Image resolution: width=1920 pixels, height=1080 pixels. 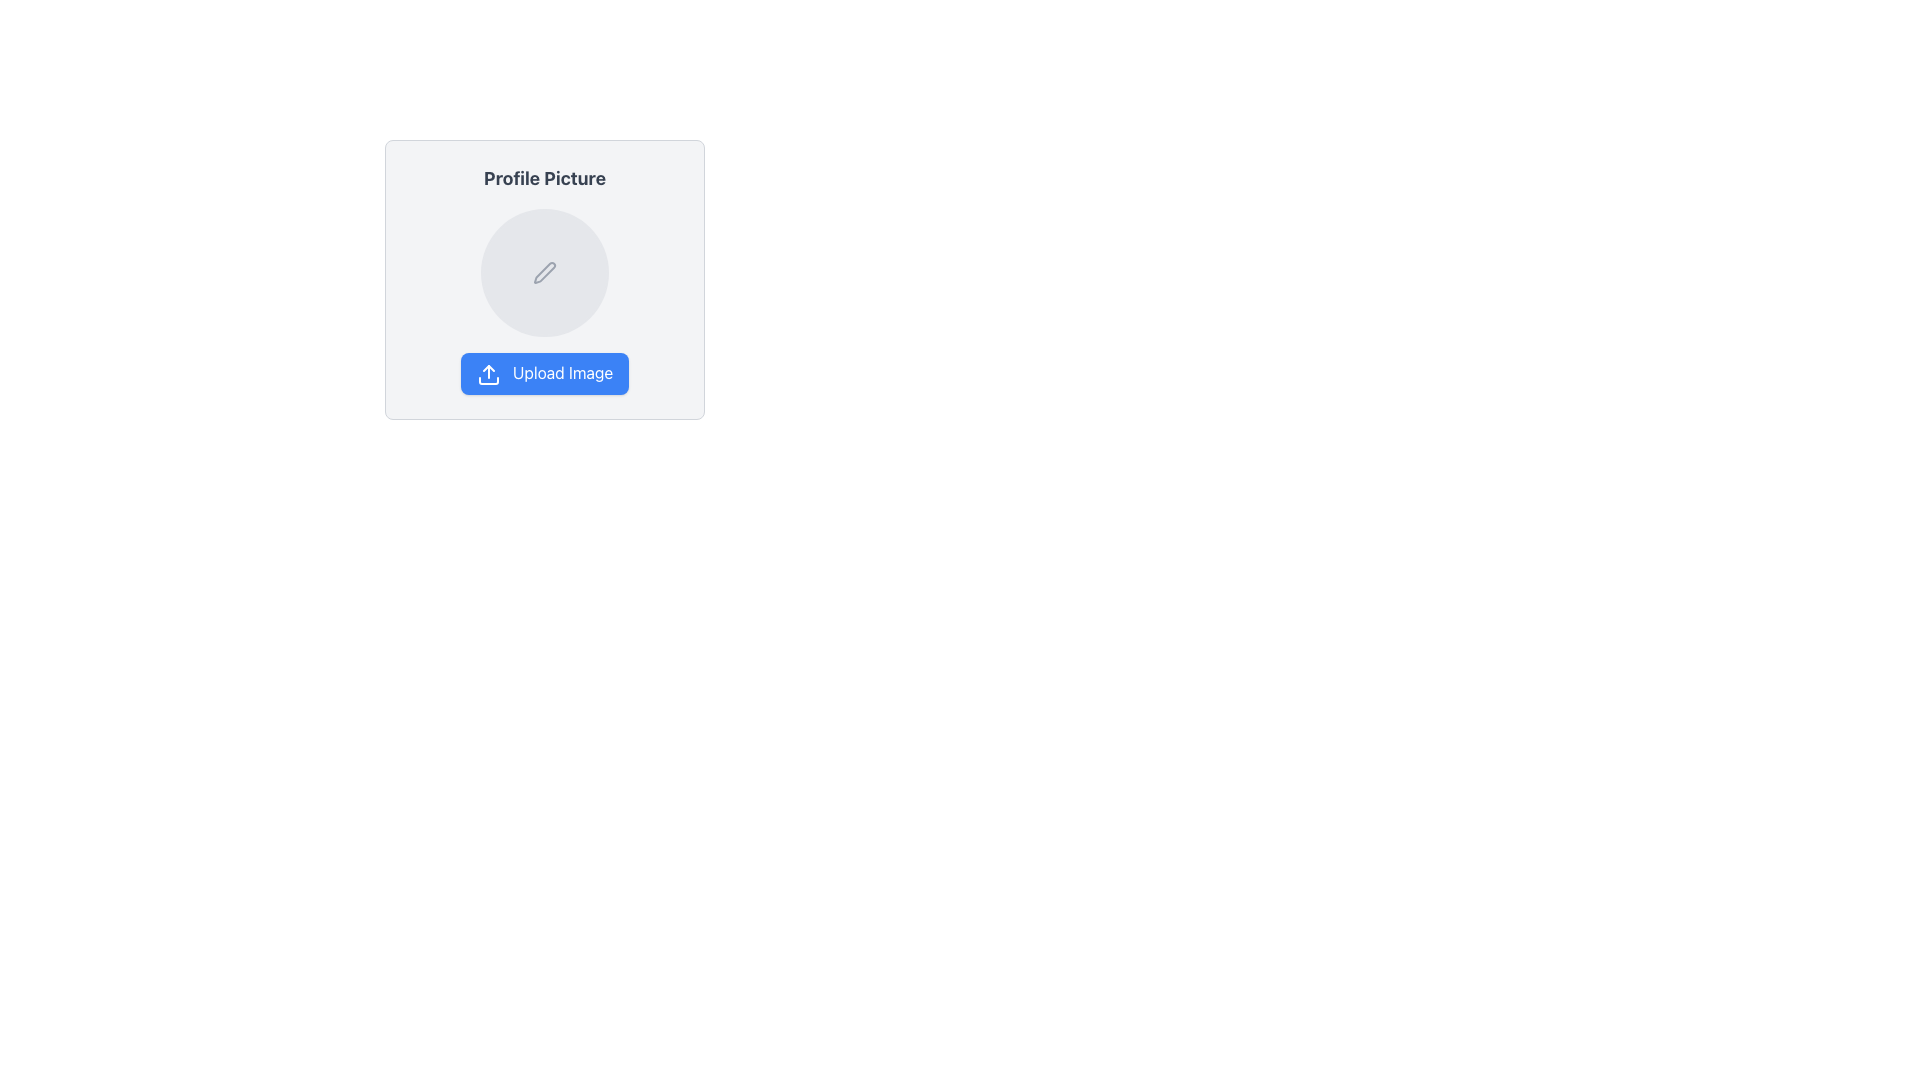 I want to click on the minimalistic pen or edit icon located in the center of the circular placeholder for the profile picture, so click(x=545, y=273).